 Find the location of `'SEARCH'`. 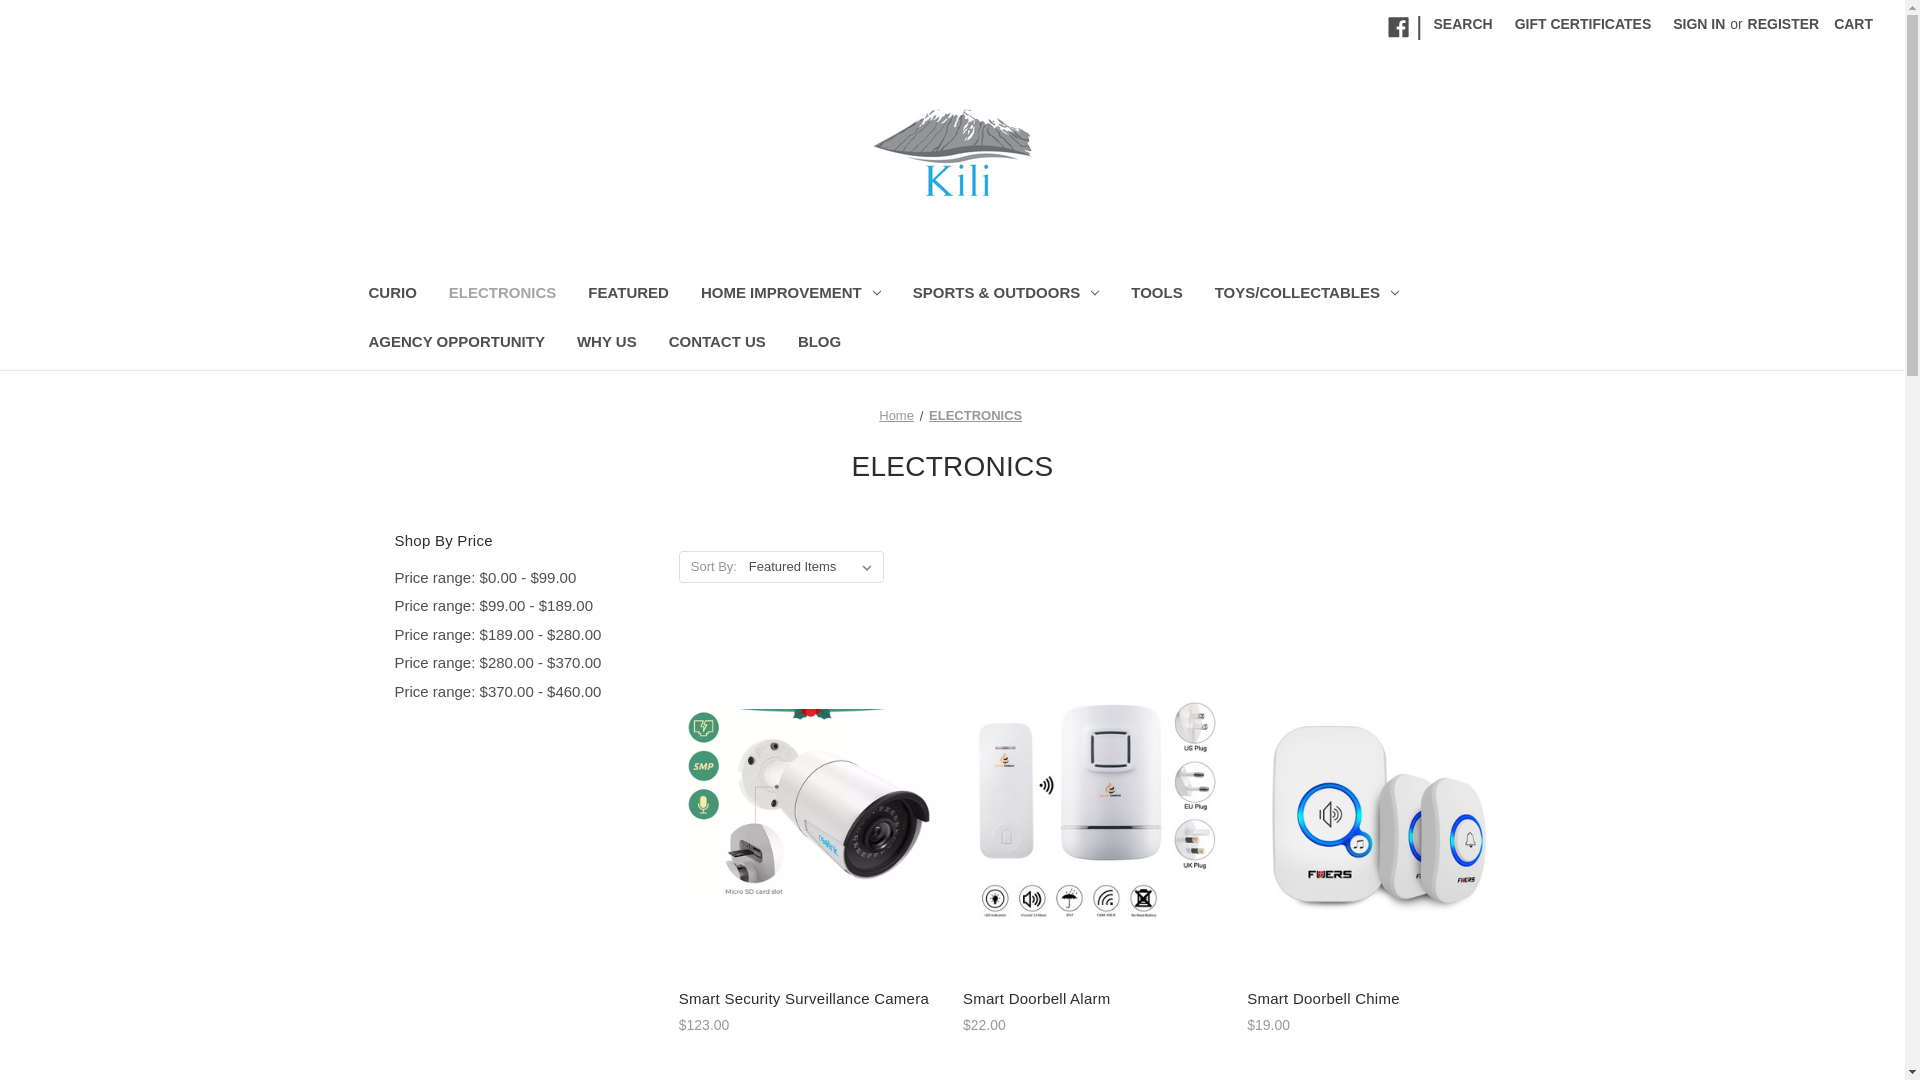

'SEARCH' is located at coordinates (1463, 24).